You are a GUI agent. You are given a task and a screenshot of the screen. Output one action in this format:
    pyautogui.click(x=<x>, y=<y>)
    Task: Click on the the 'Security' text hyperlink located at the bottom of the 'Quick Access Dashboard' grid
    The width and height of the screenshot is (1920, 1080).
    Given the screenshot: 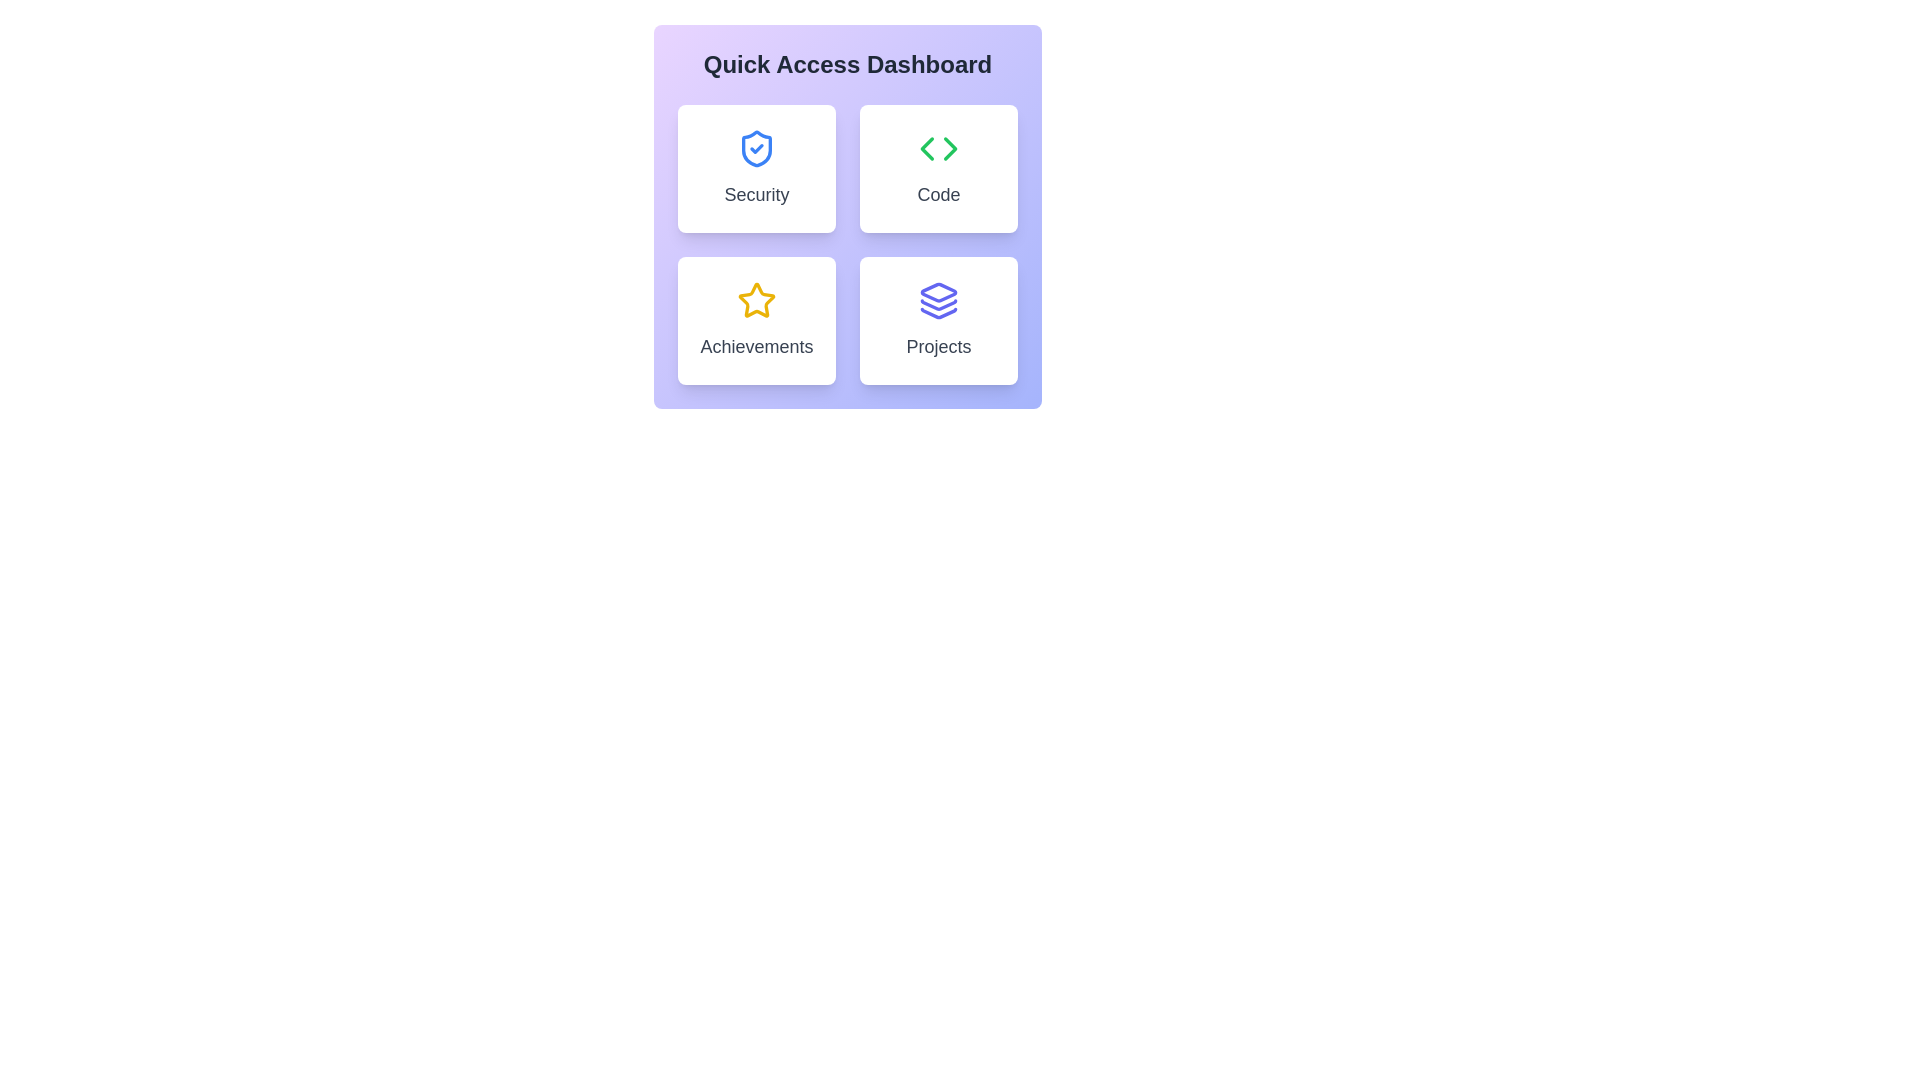 What is the action you would take?
    pyautogui.click(x=756, y=195)
    